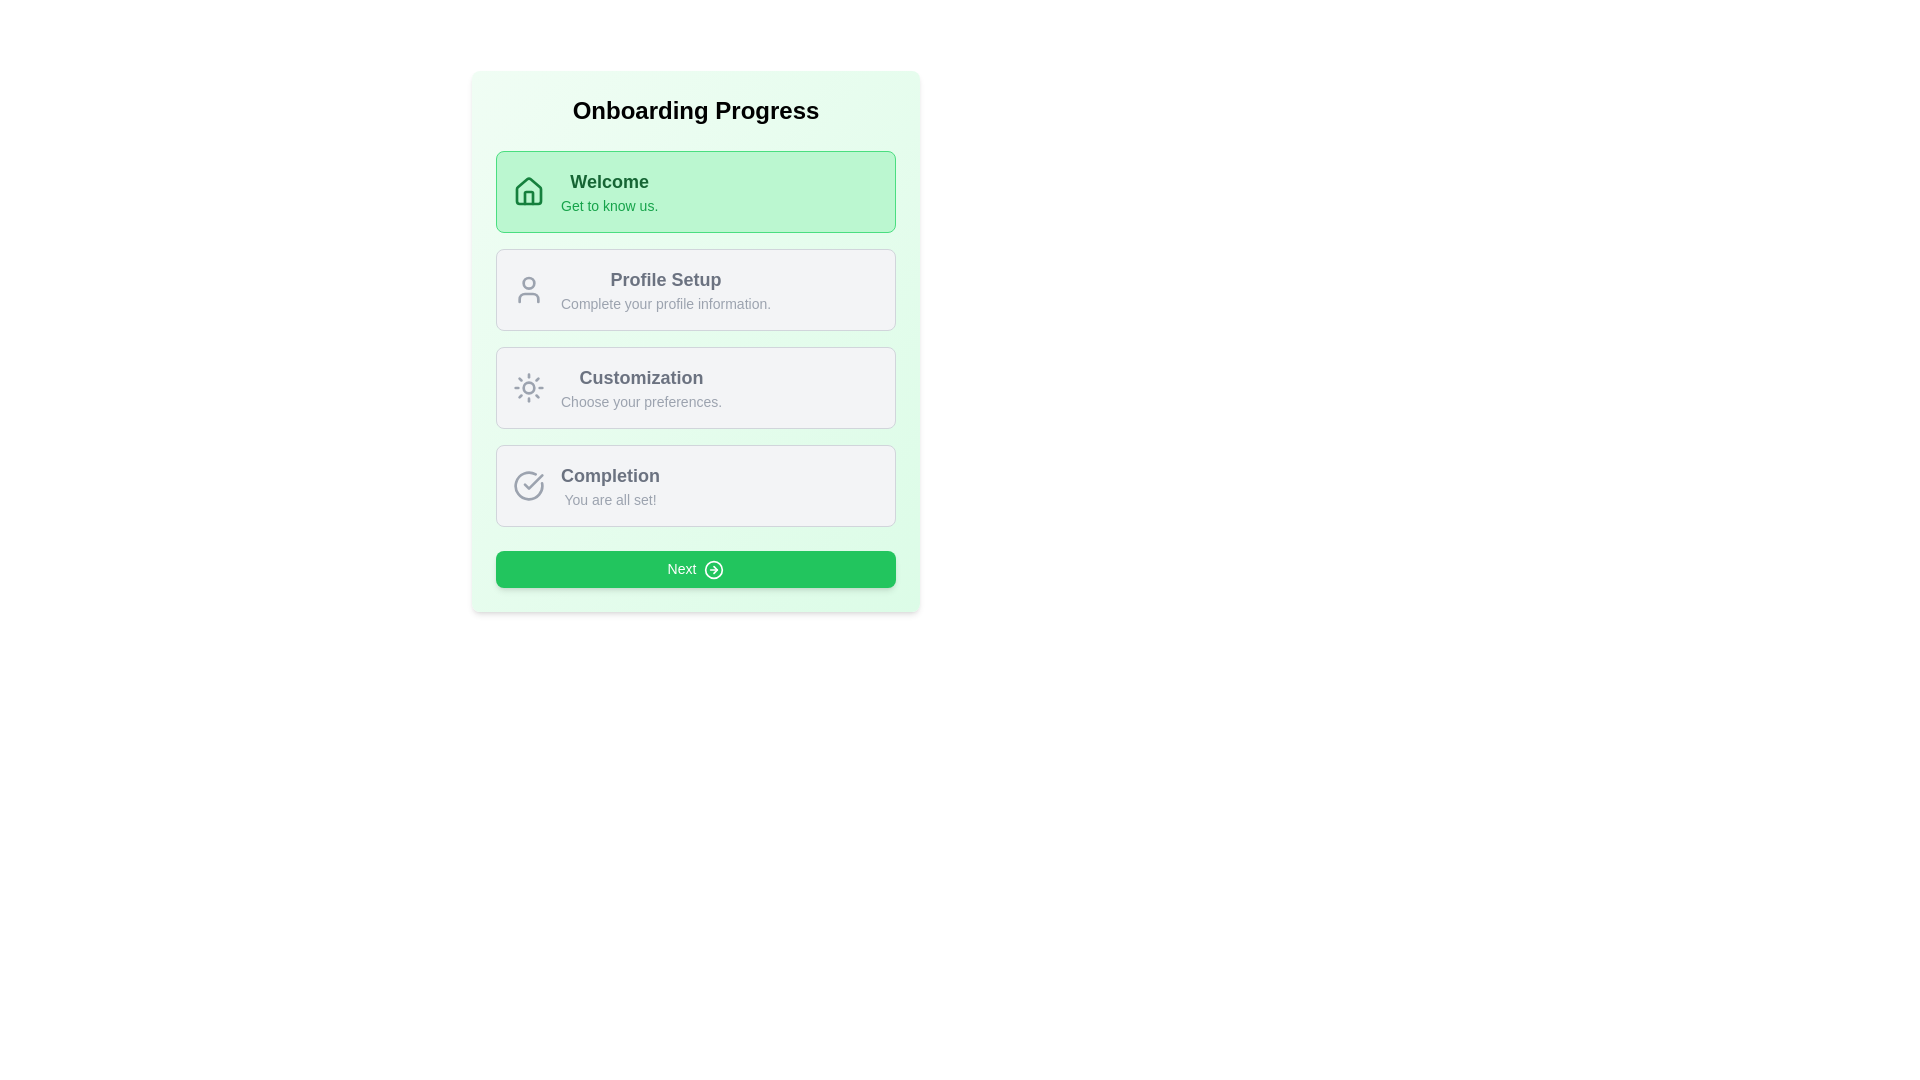  I want to click on welcoming greeting and short description from the header text element in the 'Onboarding Progress' interface, located adjacent to the home-shaped icon, so click(608, 192).